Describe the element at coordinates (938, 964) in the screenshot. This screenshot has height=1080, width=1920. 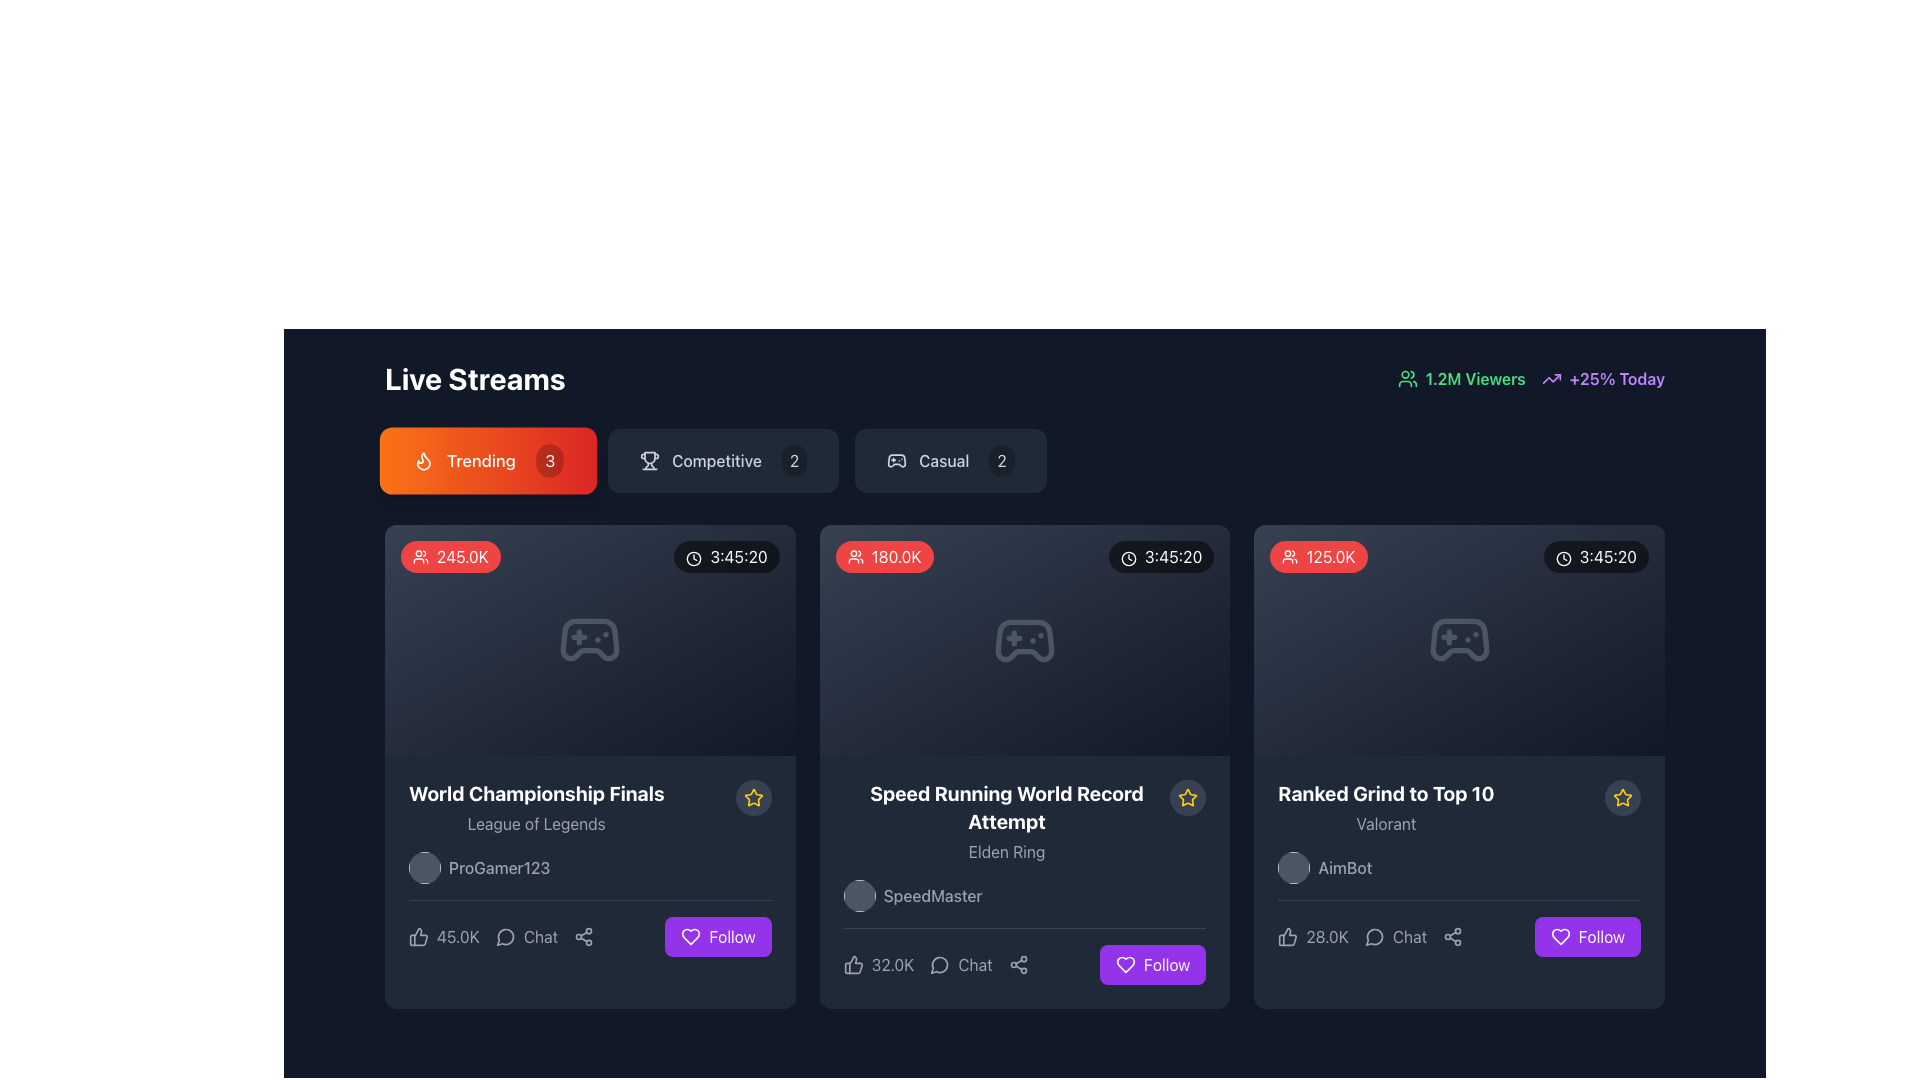
I see `the circular speech bubble icon located within the 'Chat' button below the 'Speed Running World Record Attempt' card` at that location.